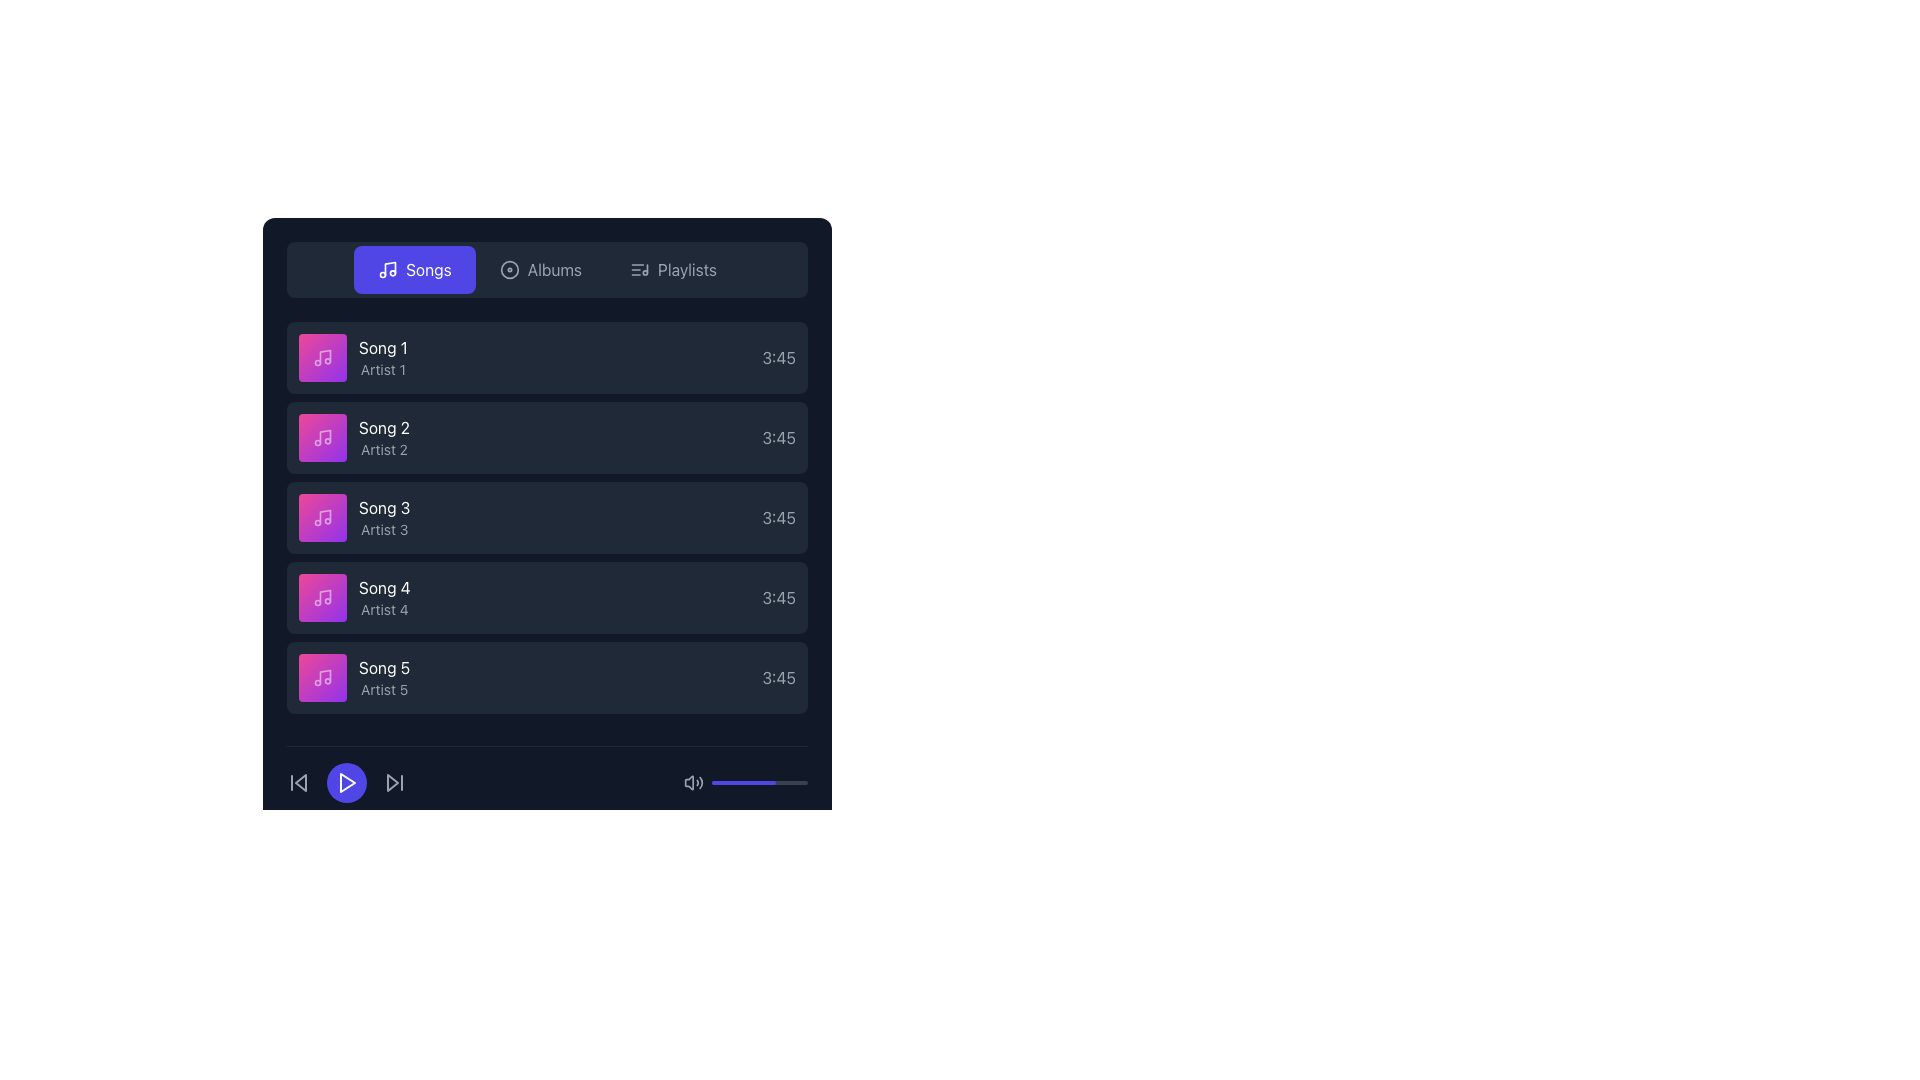 This screenshot has width=1920, height=1080. Describe the element at coordinates (712, 782) in the screenshot. I see `the volume` at that location.